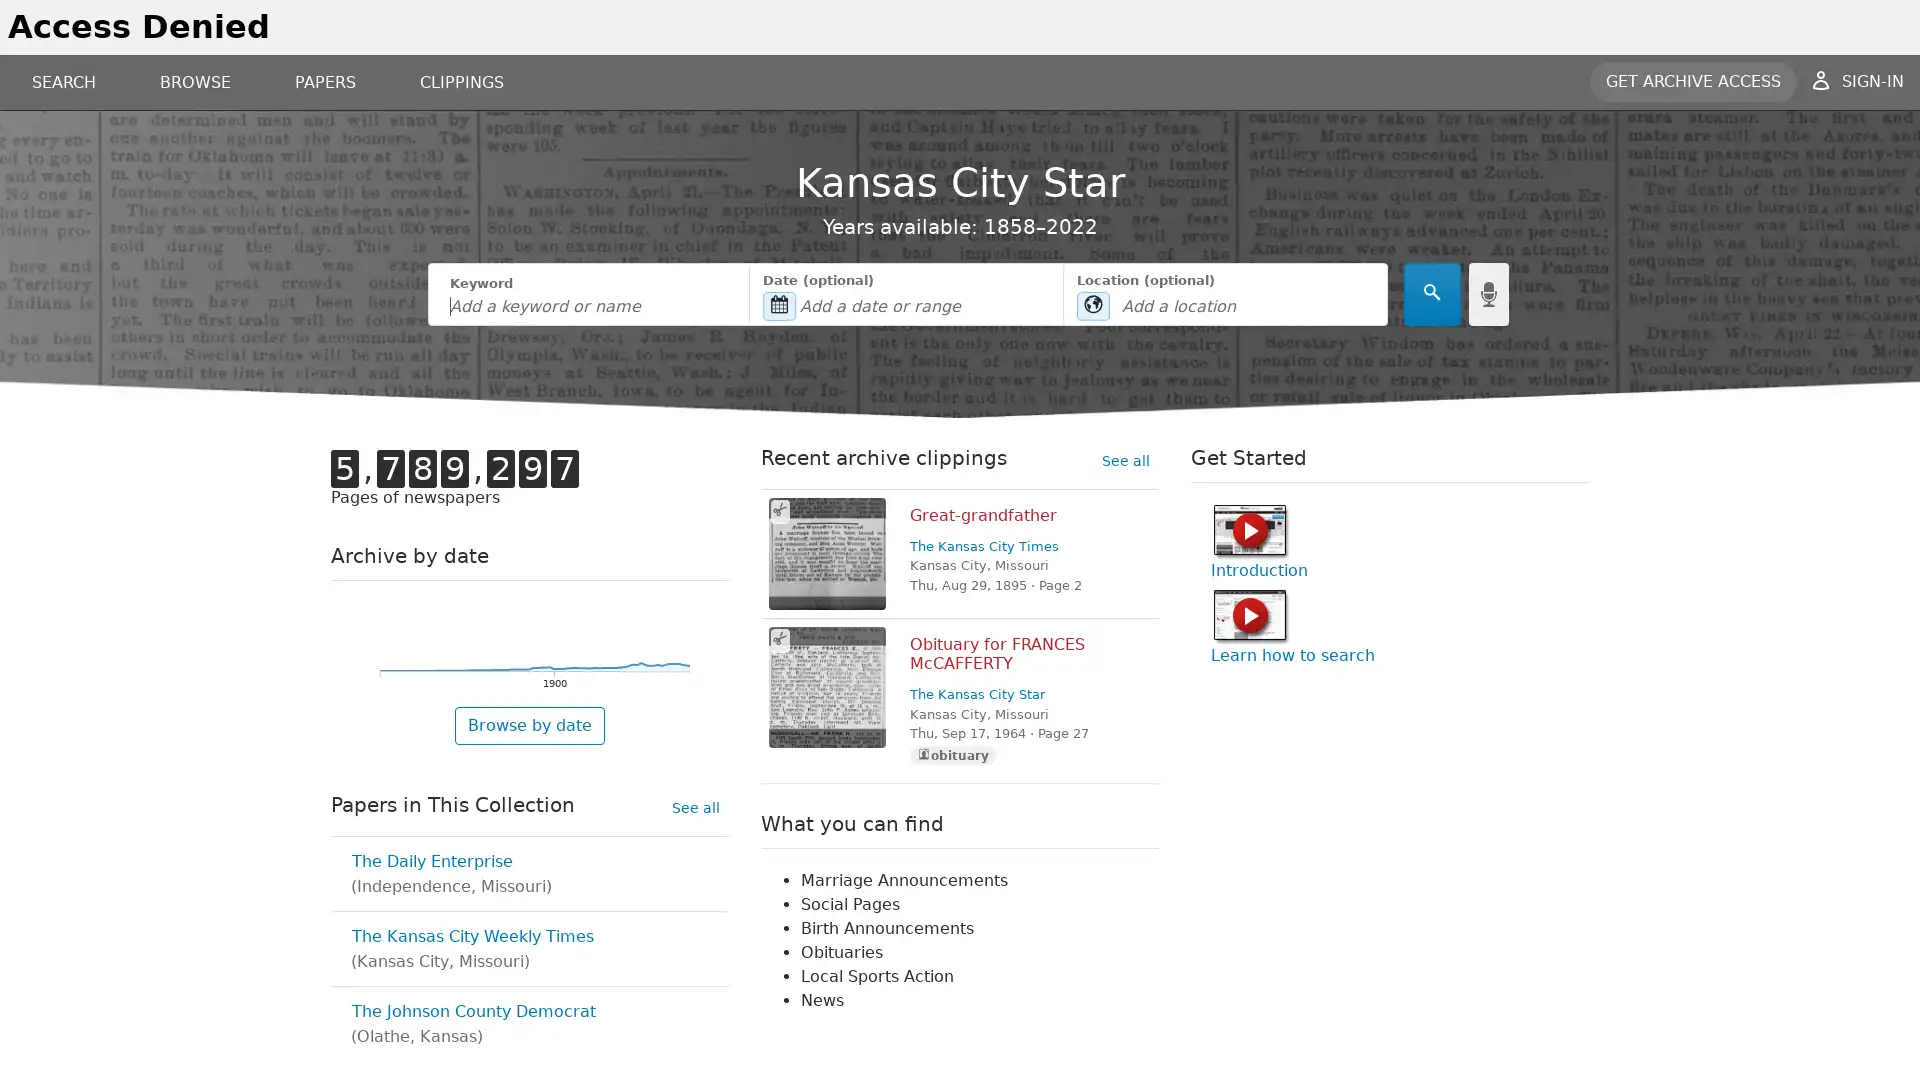  What do you see at coordinates (1488, 294) in the screenshot?
I see `Voice Search` at bounding box center [1488, 294].